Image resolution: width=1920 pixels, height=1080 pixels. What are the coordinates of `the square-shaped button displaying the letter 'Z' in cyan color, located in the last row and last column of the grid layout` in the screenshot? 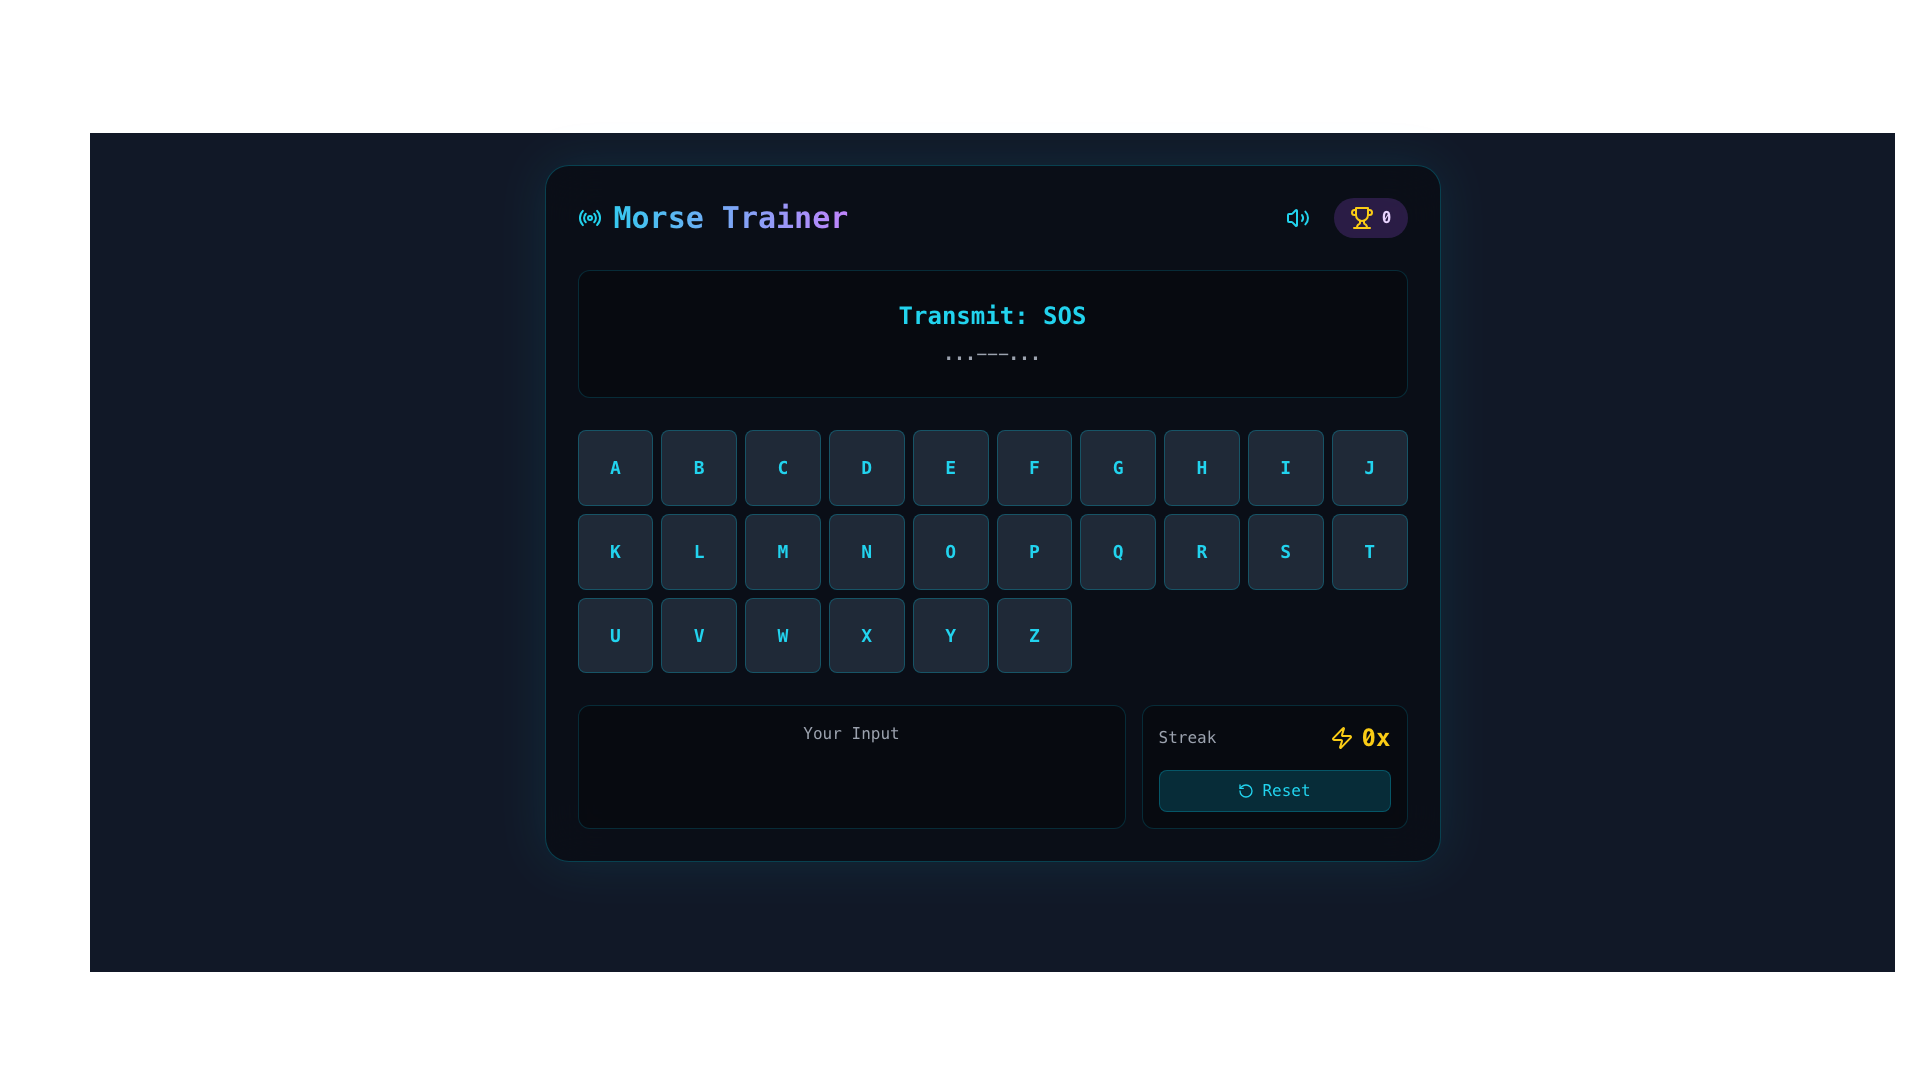 It's located at (1034, 635).